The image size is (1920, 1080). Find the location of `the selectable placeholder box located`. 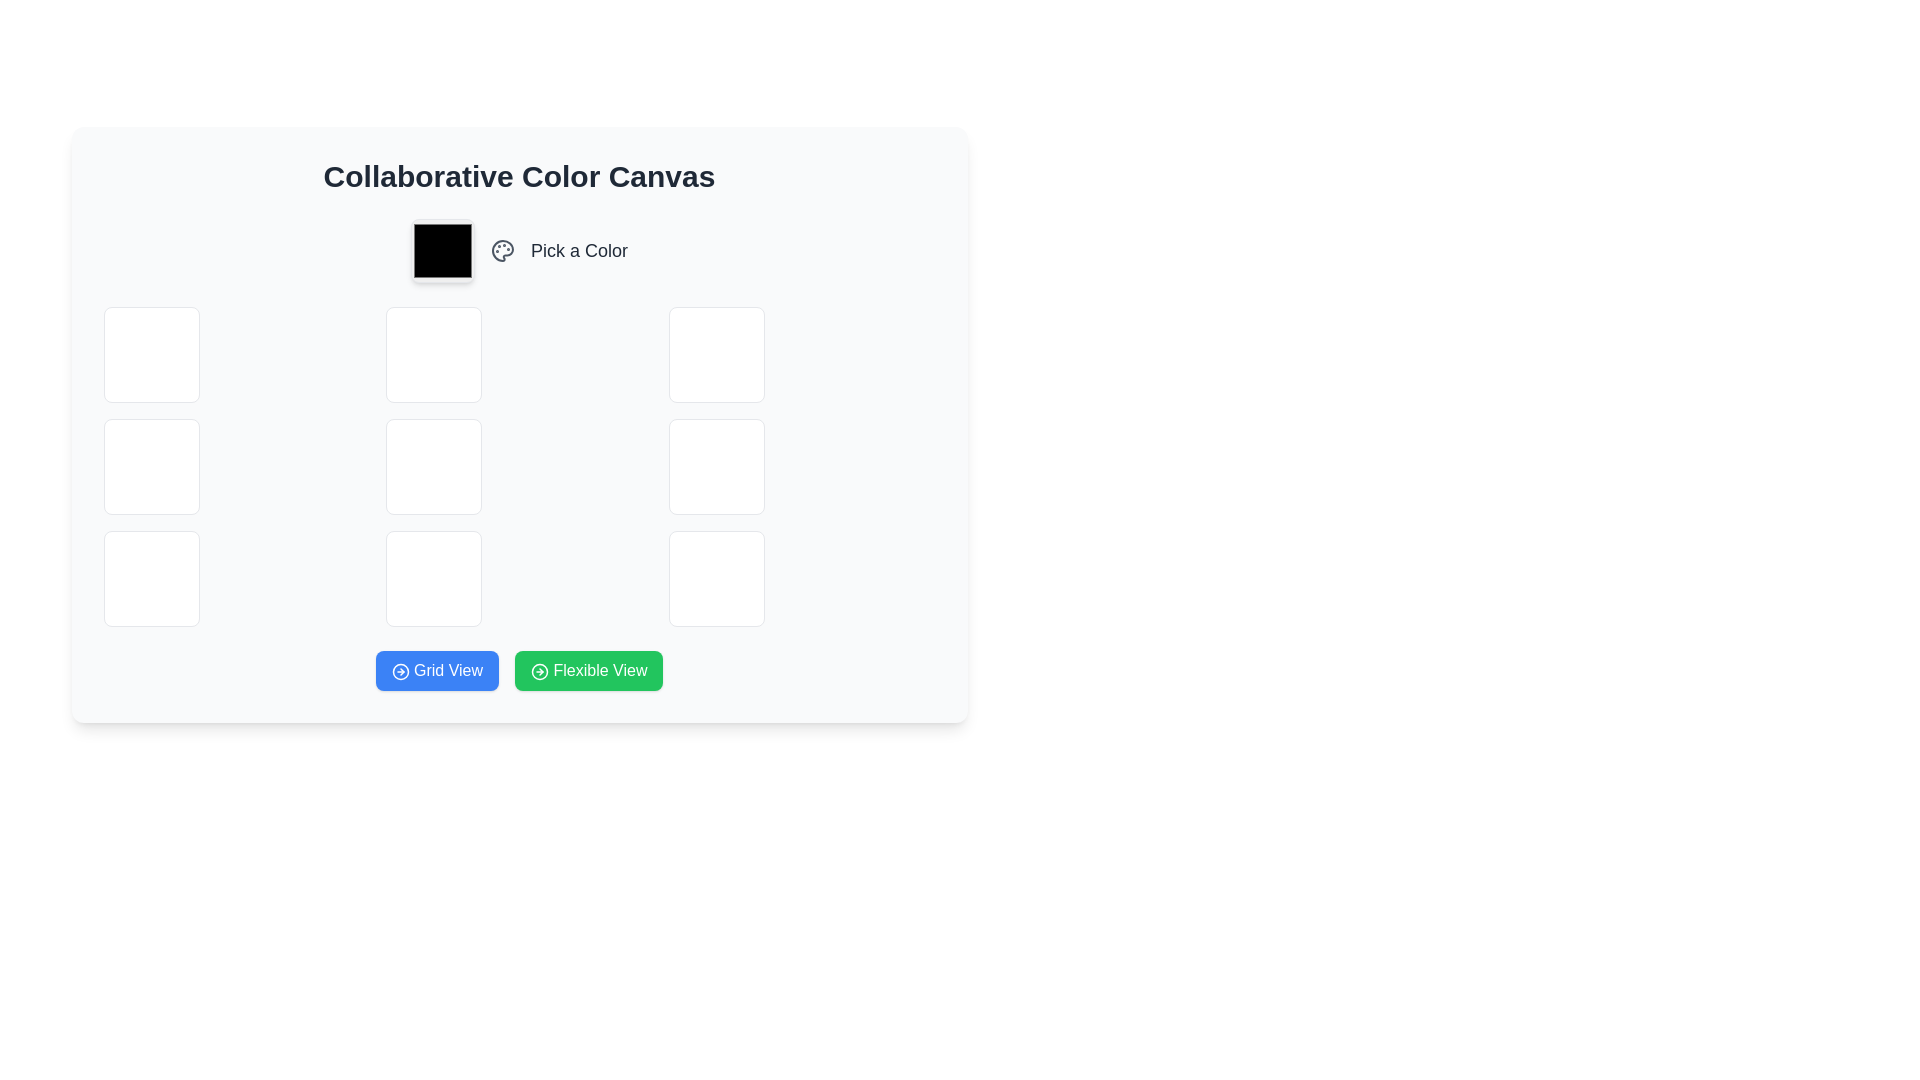

the selectable placeholder box located is located at coordinates (433, 466).